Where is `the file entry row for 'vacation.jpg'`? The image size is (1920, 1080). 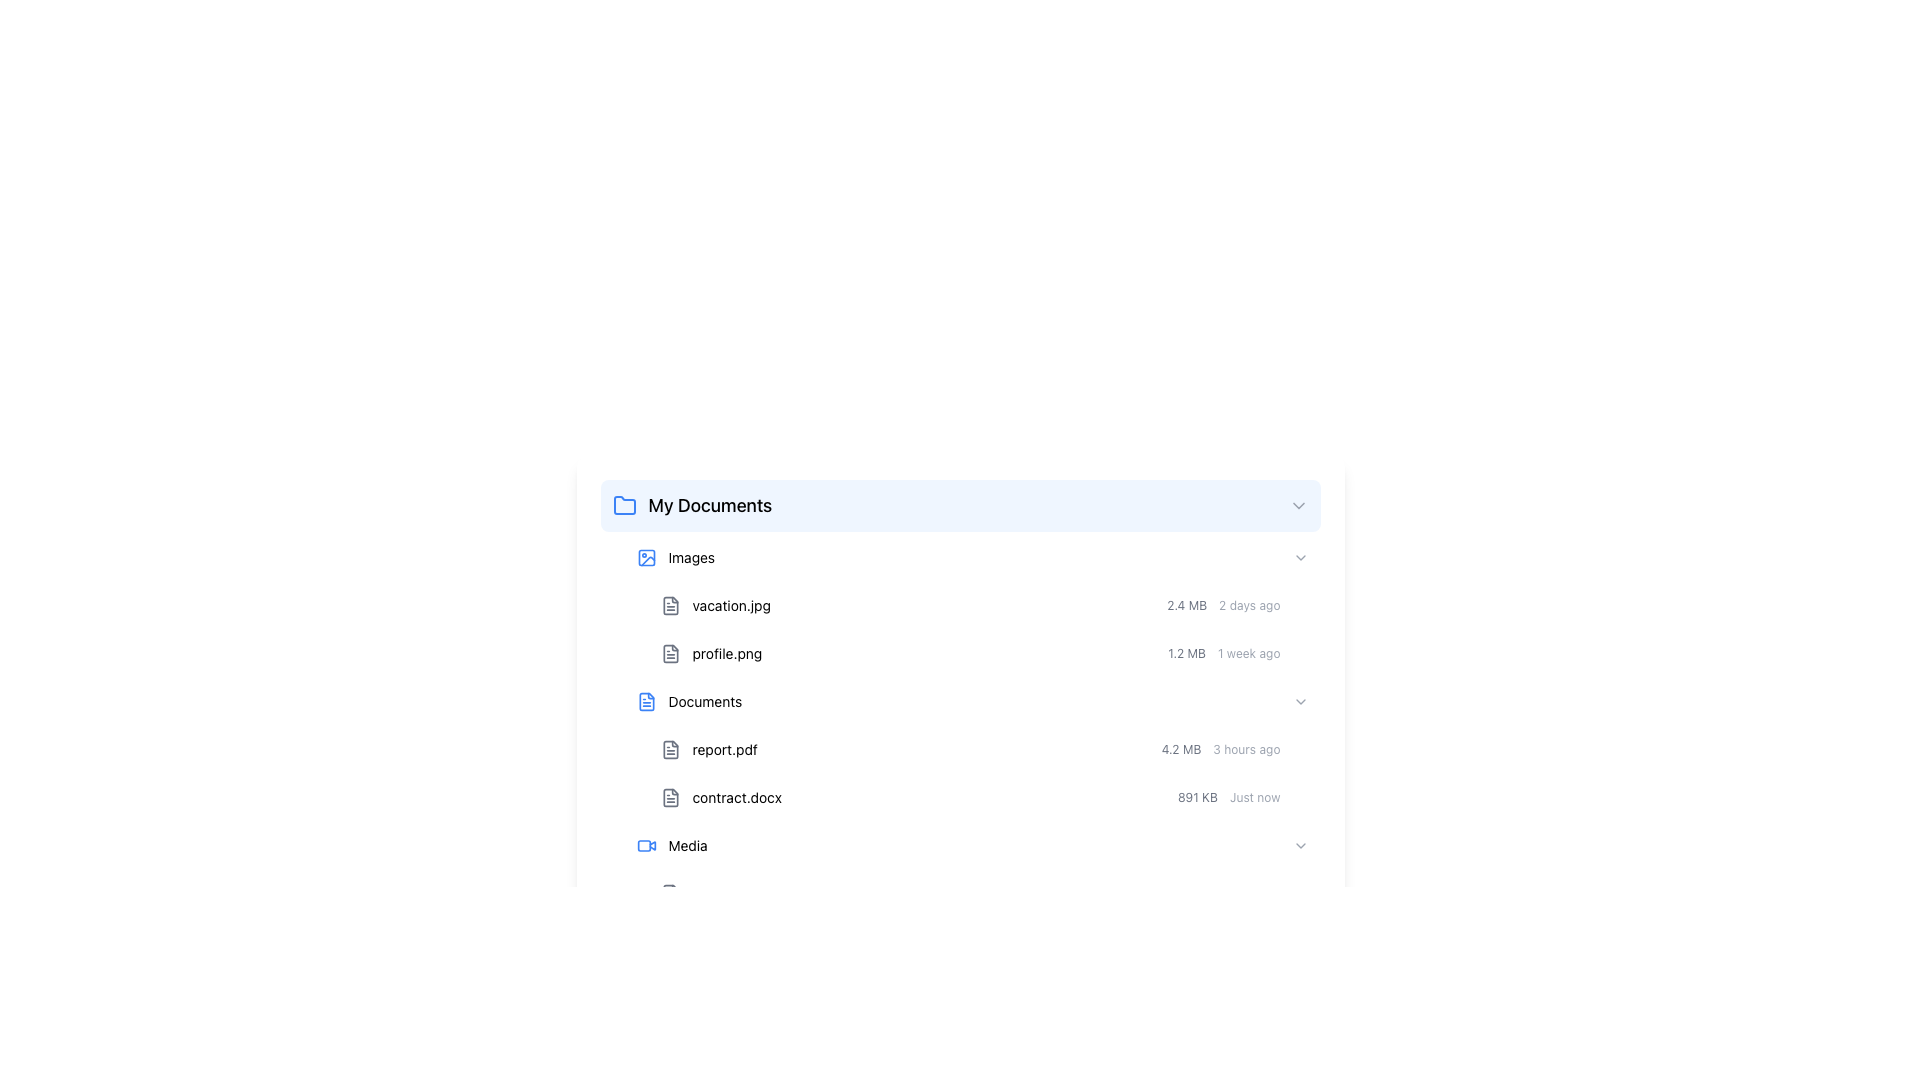 the file entry row for 'vacation.jpg' is located at coordinates (984, 604).